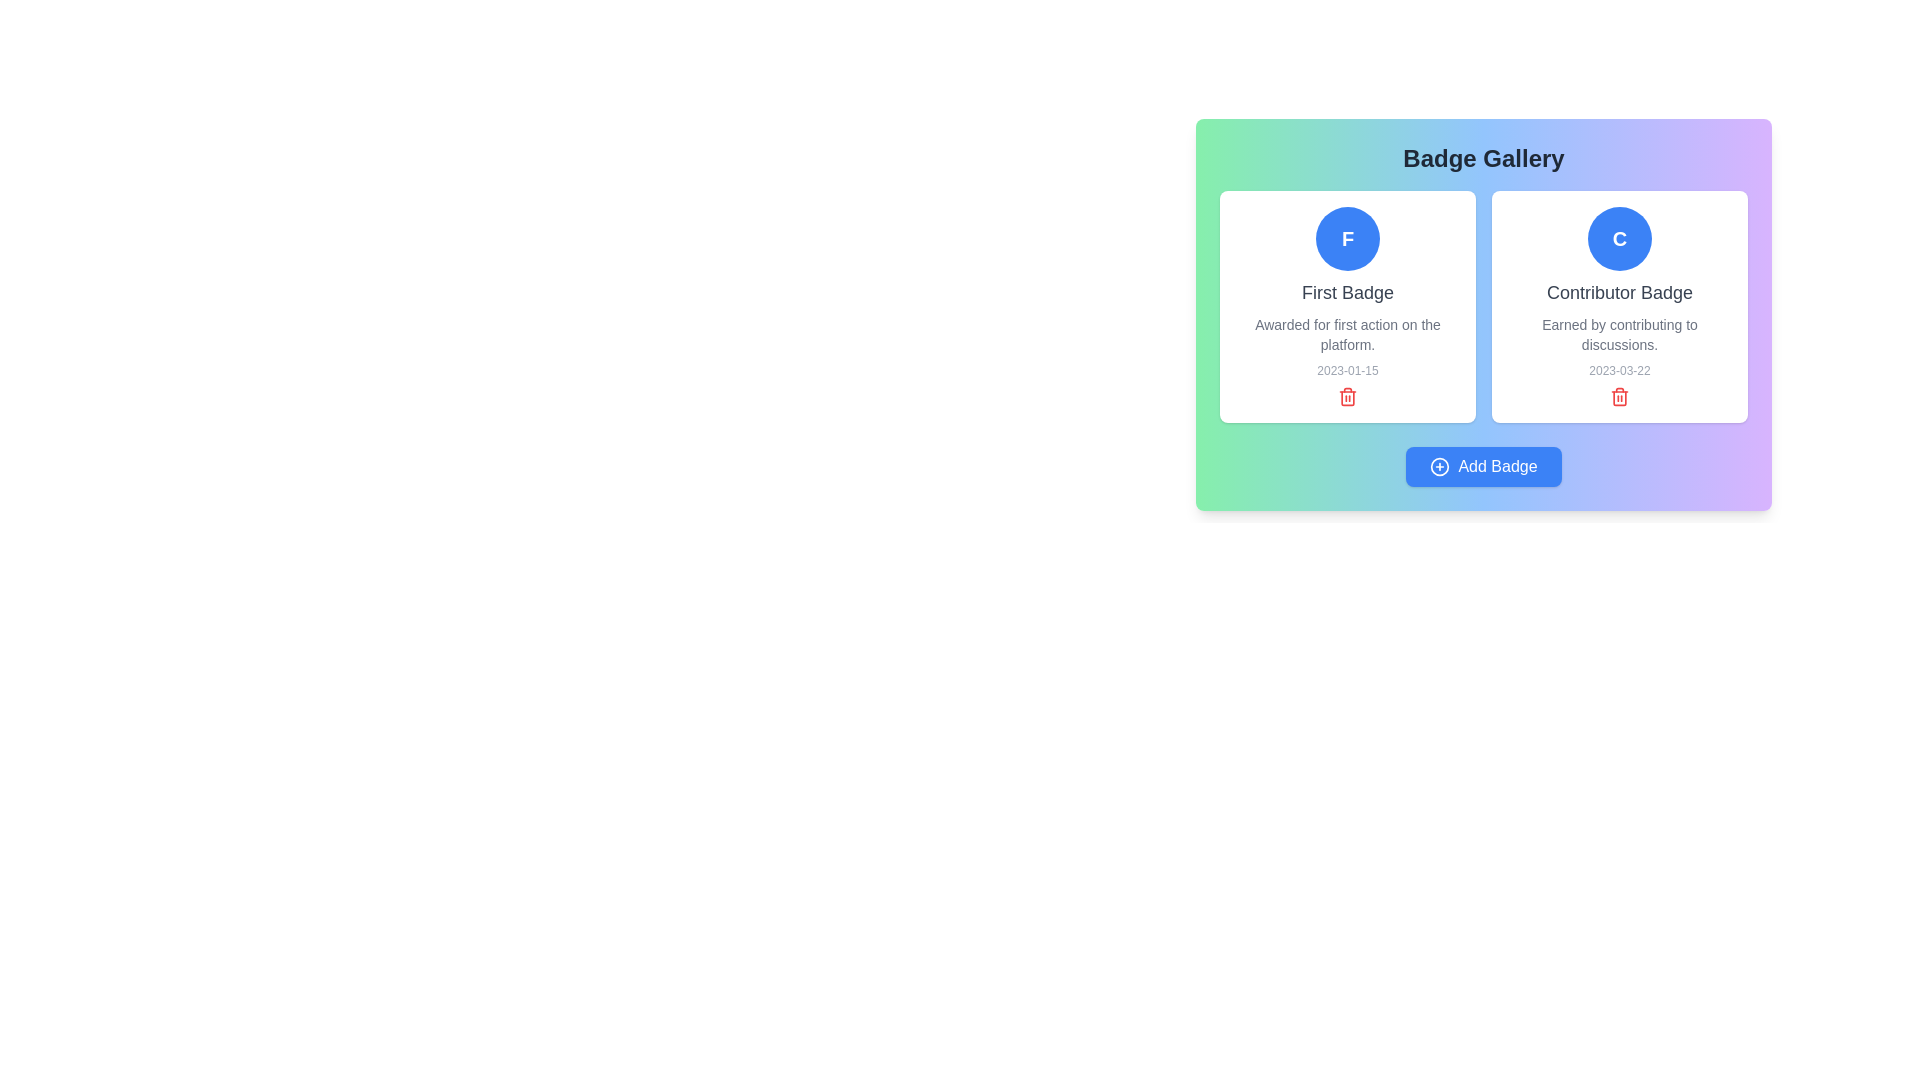  Describe the element at coordinates (1620, 334) in the screenshot. I see `the text label displaying 'Earned by contributing to discussions.' located under the 'Contributor Badge' in the right card of the badge gallery` at that location.